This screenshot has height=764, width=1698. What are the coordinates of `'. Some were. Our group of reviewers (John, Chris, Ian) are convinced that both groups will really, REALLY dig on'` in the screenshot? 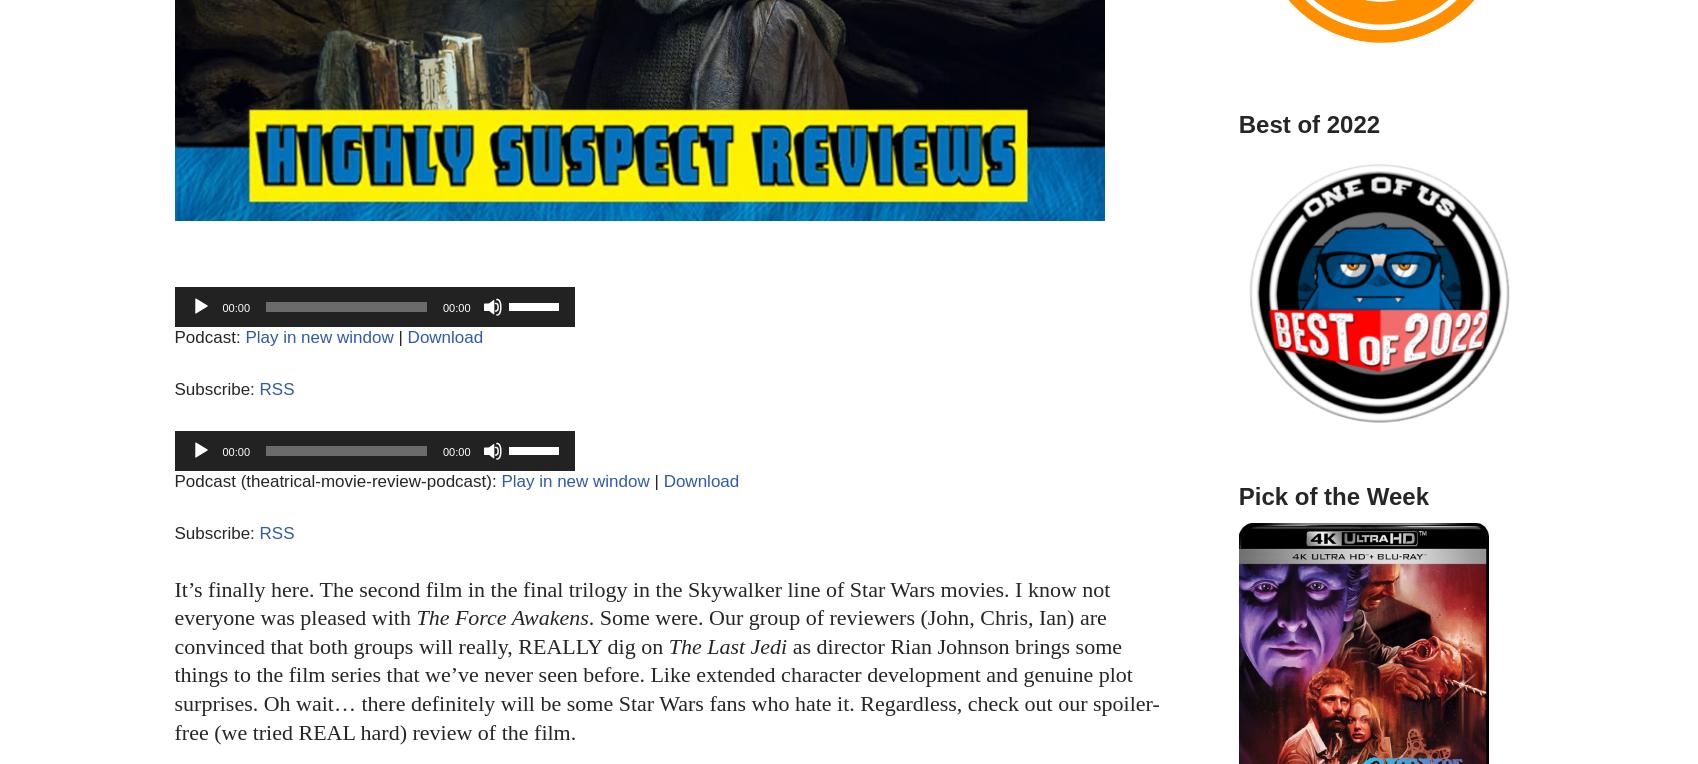 It's located at (638, 631).